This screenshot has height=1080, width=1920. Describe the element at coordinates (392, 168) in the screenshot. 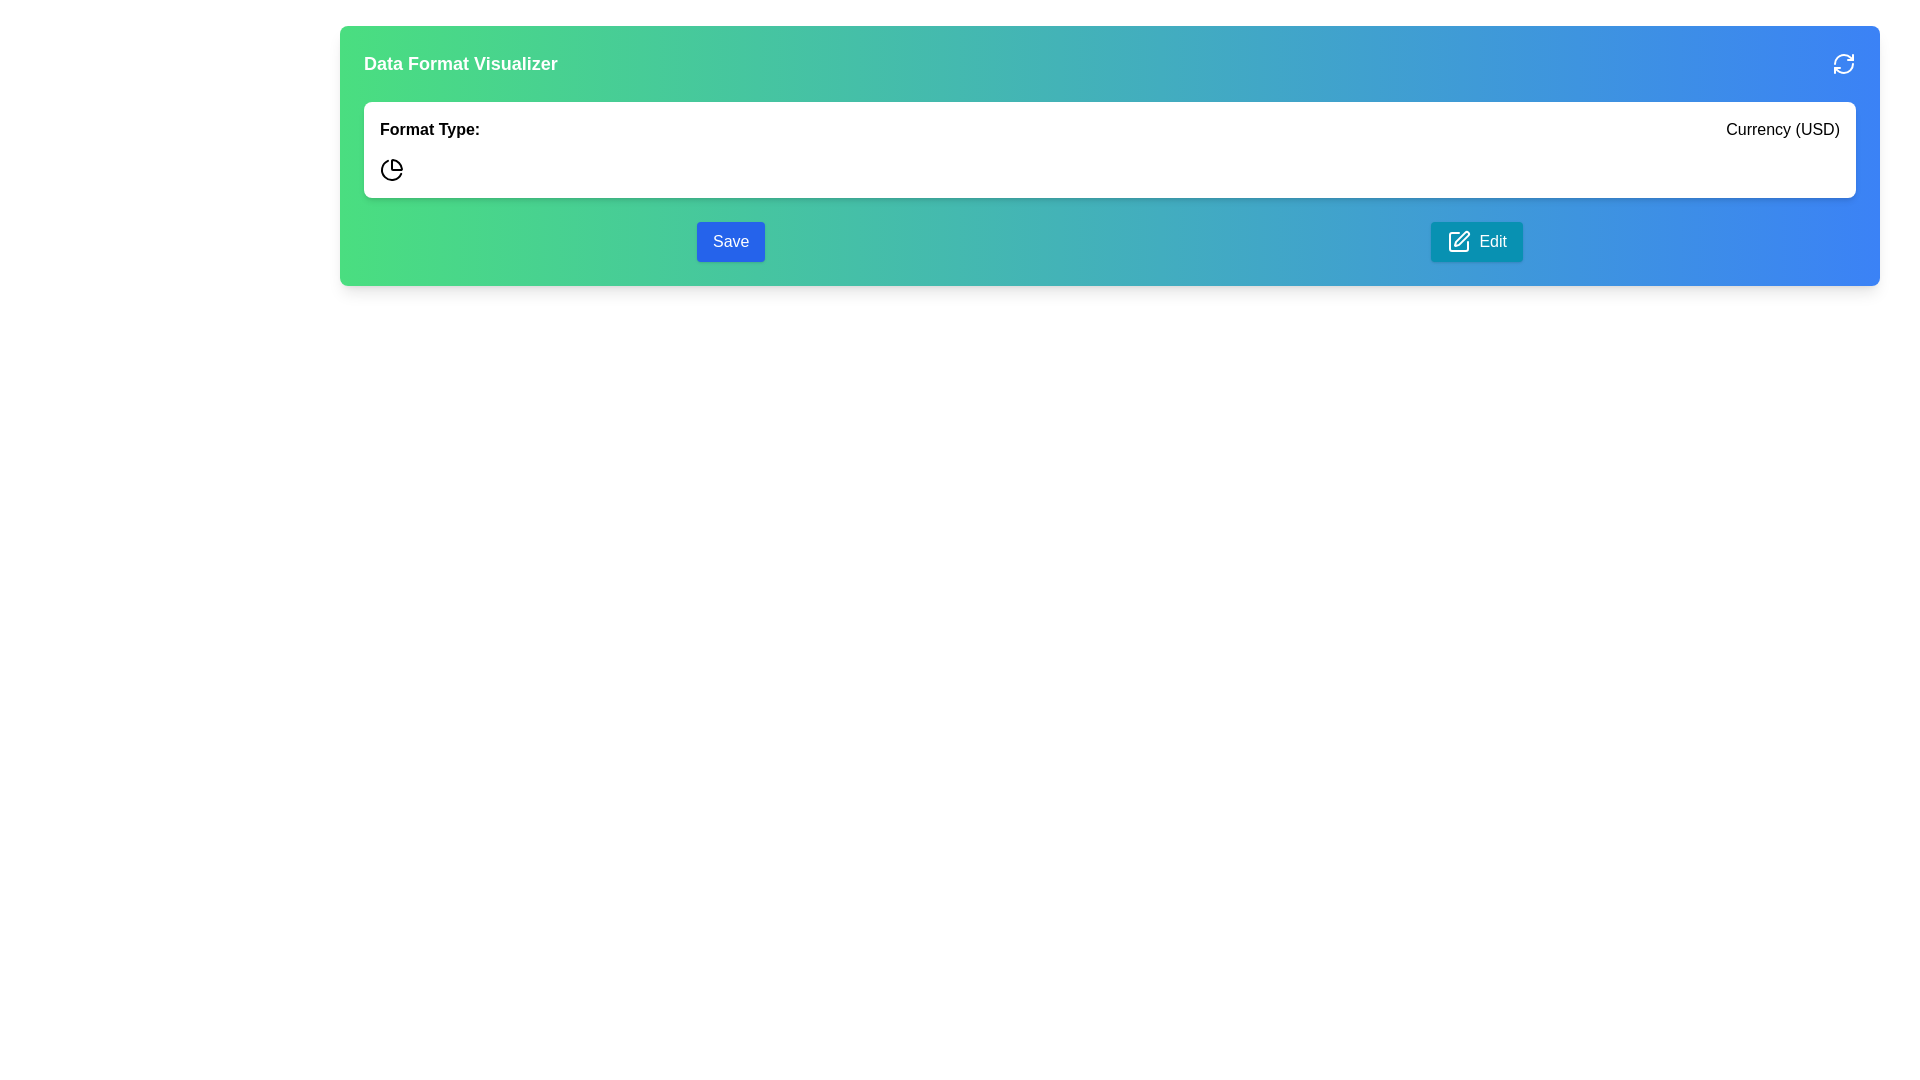

I see `the pie chart styled SVG icon located below the 'Format Type:' label, positioned towards the top-left corner of the interface` at that location.